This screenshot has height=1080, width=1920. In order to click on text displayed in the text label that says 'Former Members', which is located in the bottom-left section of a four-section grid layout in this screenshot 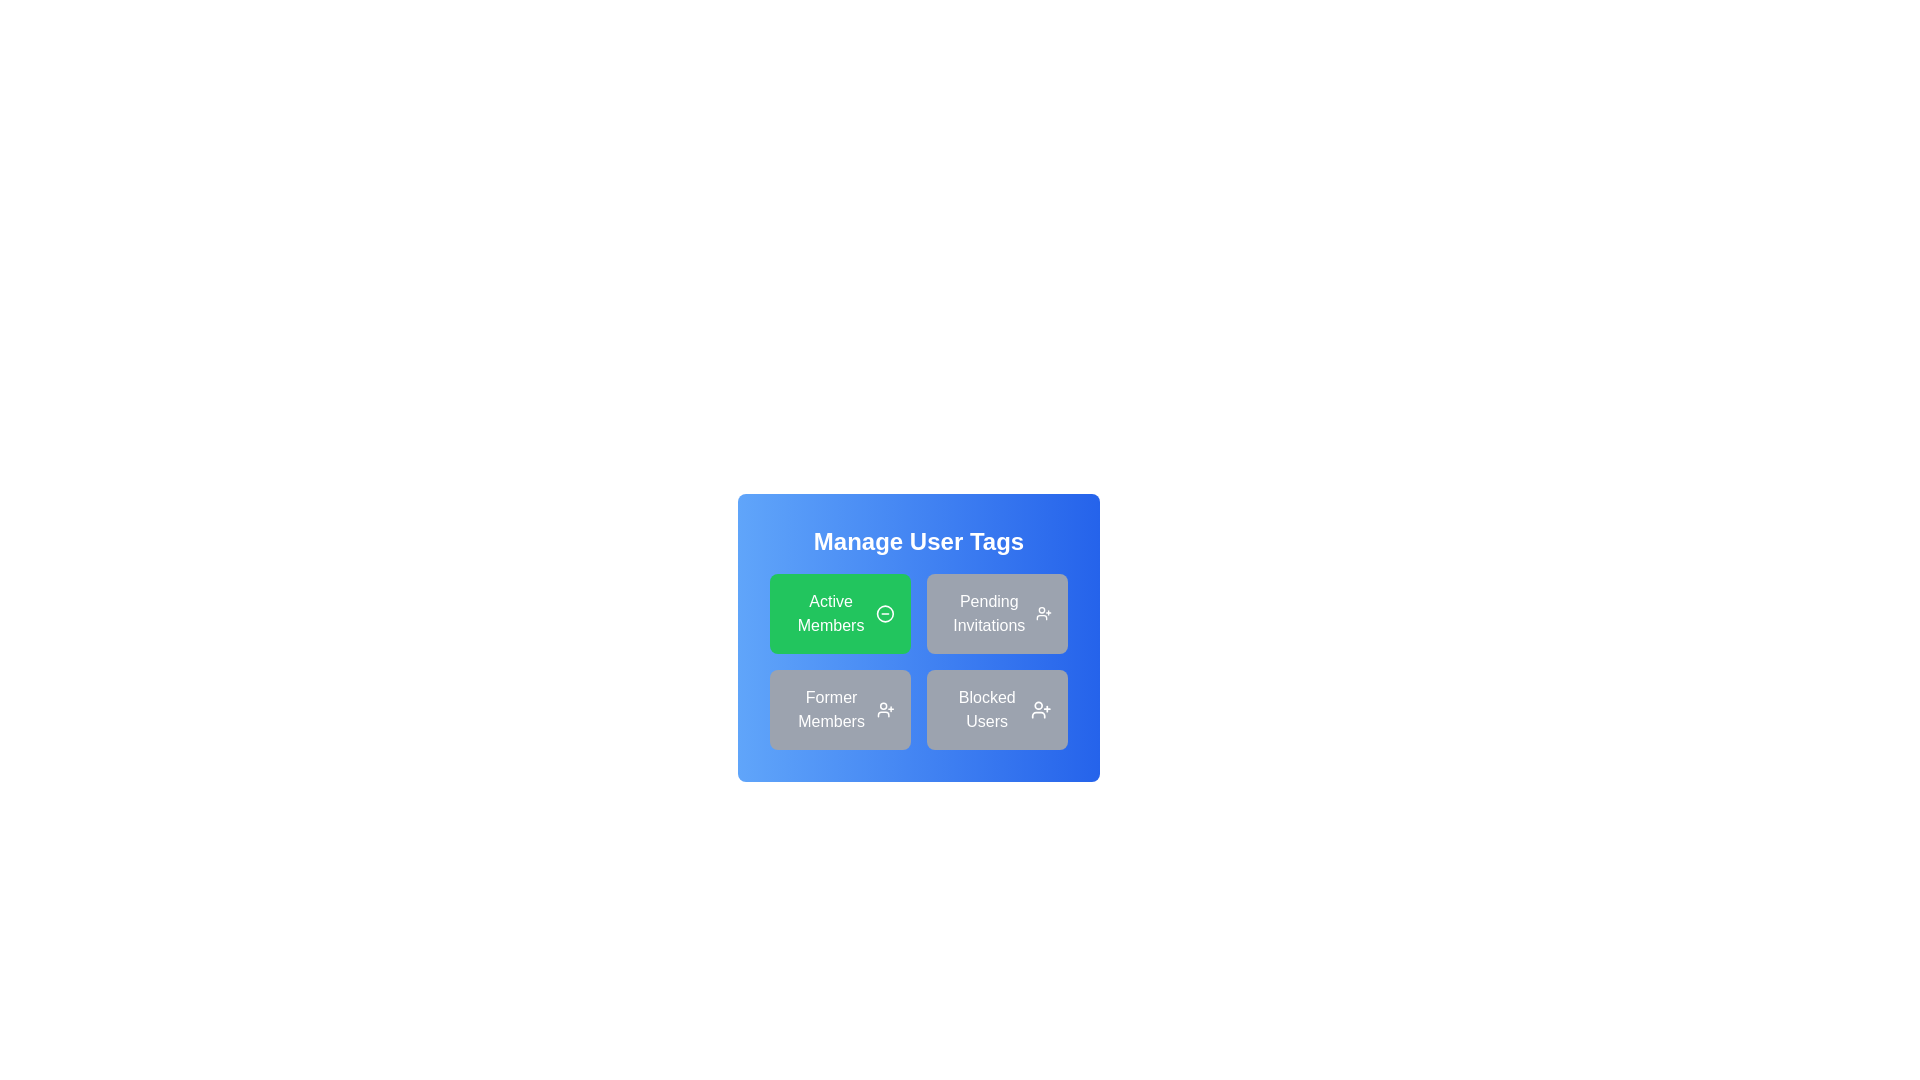, I will do `click(831, 708)`.